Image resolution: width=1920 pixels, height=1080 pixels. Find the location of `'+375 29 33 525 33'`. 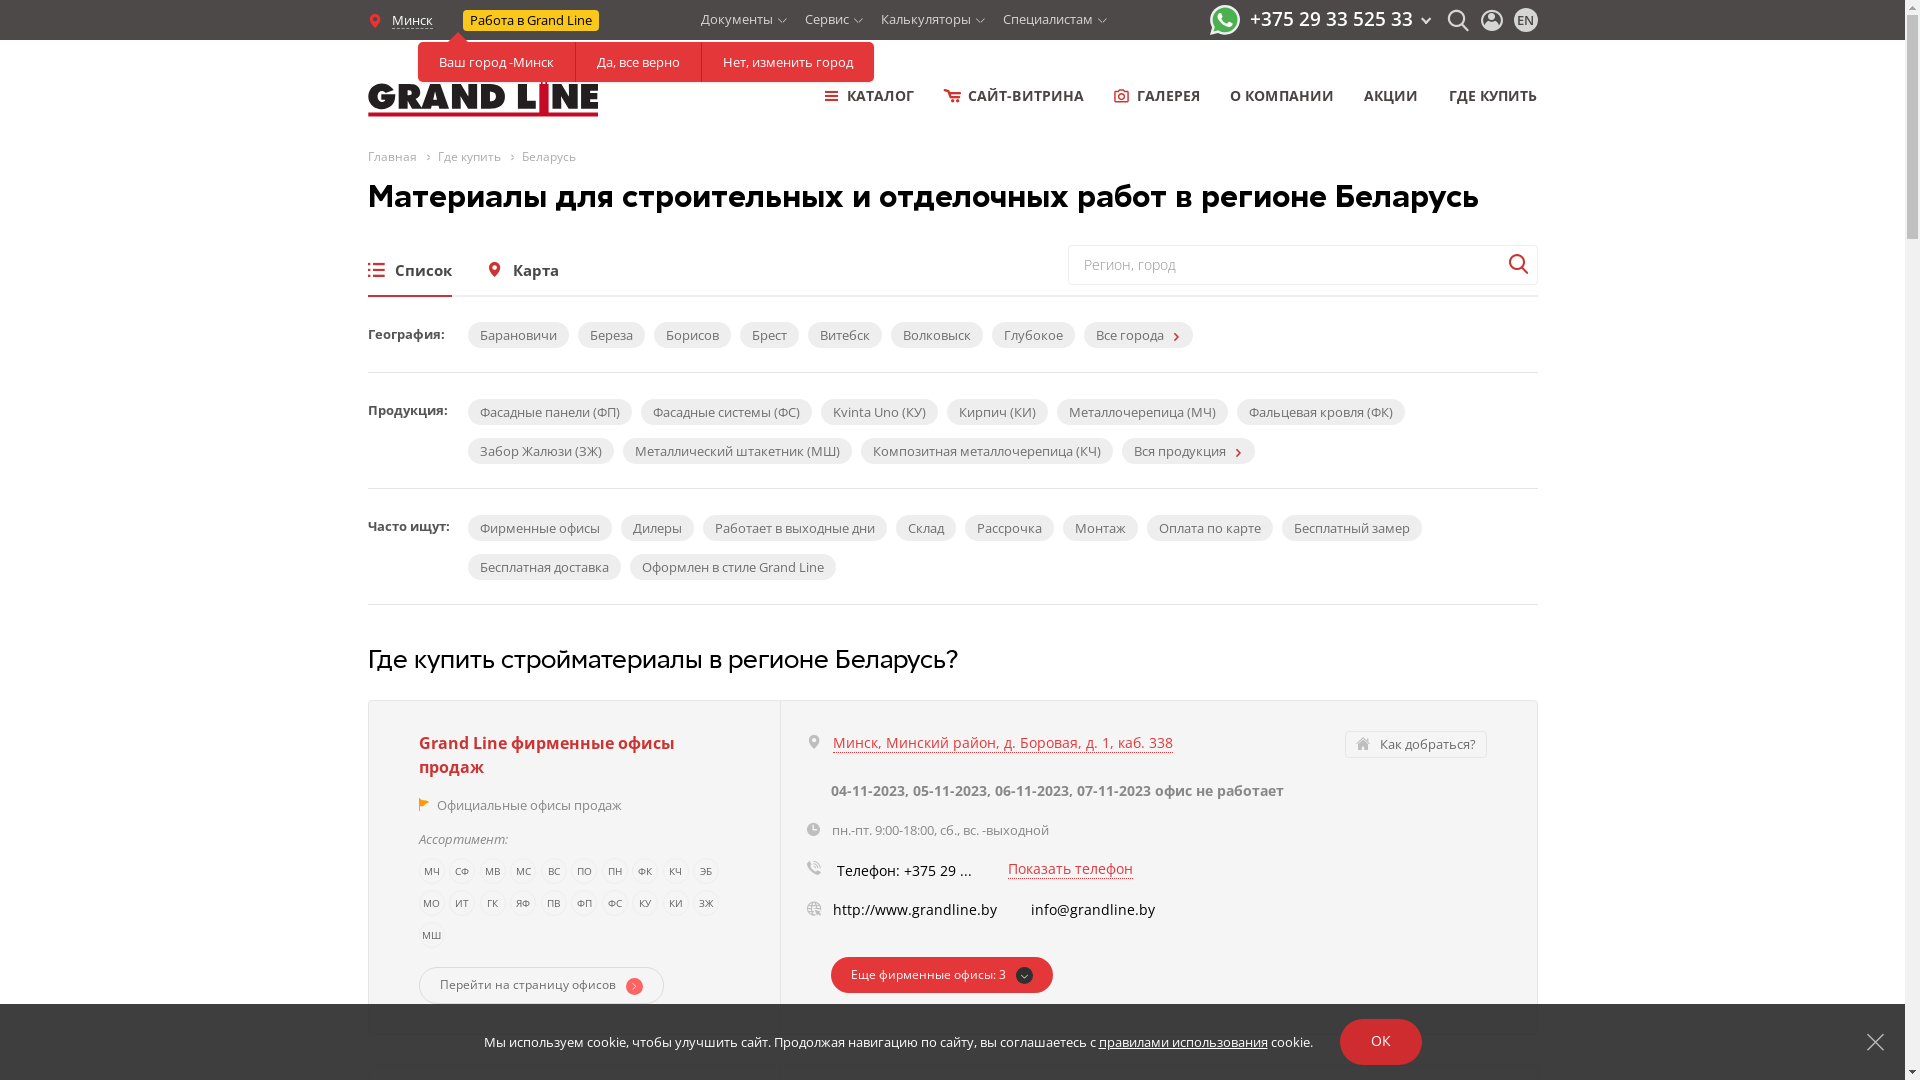

'+375 29 33 525 33' is located at coordinates (1248, 19).